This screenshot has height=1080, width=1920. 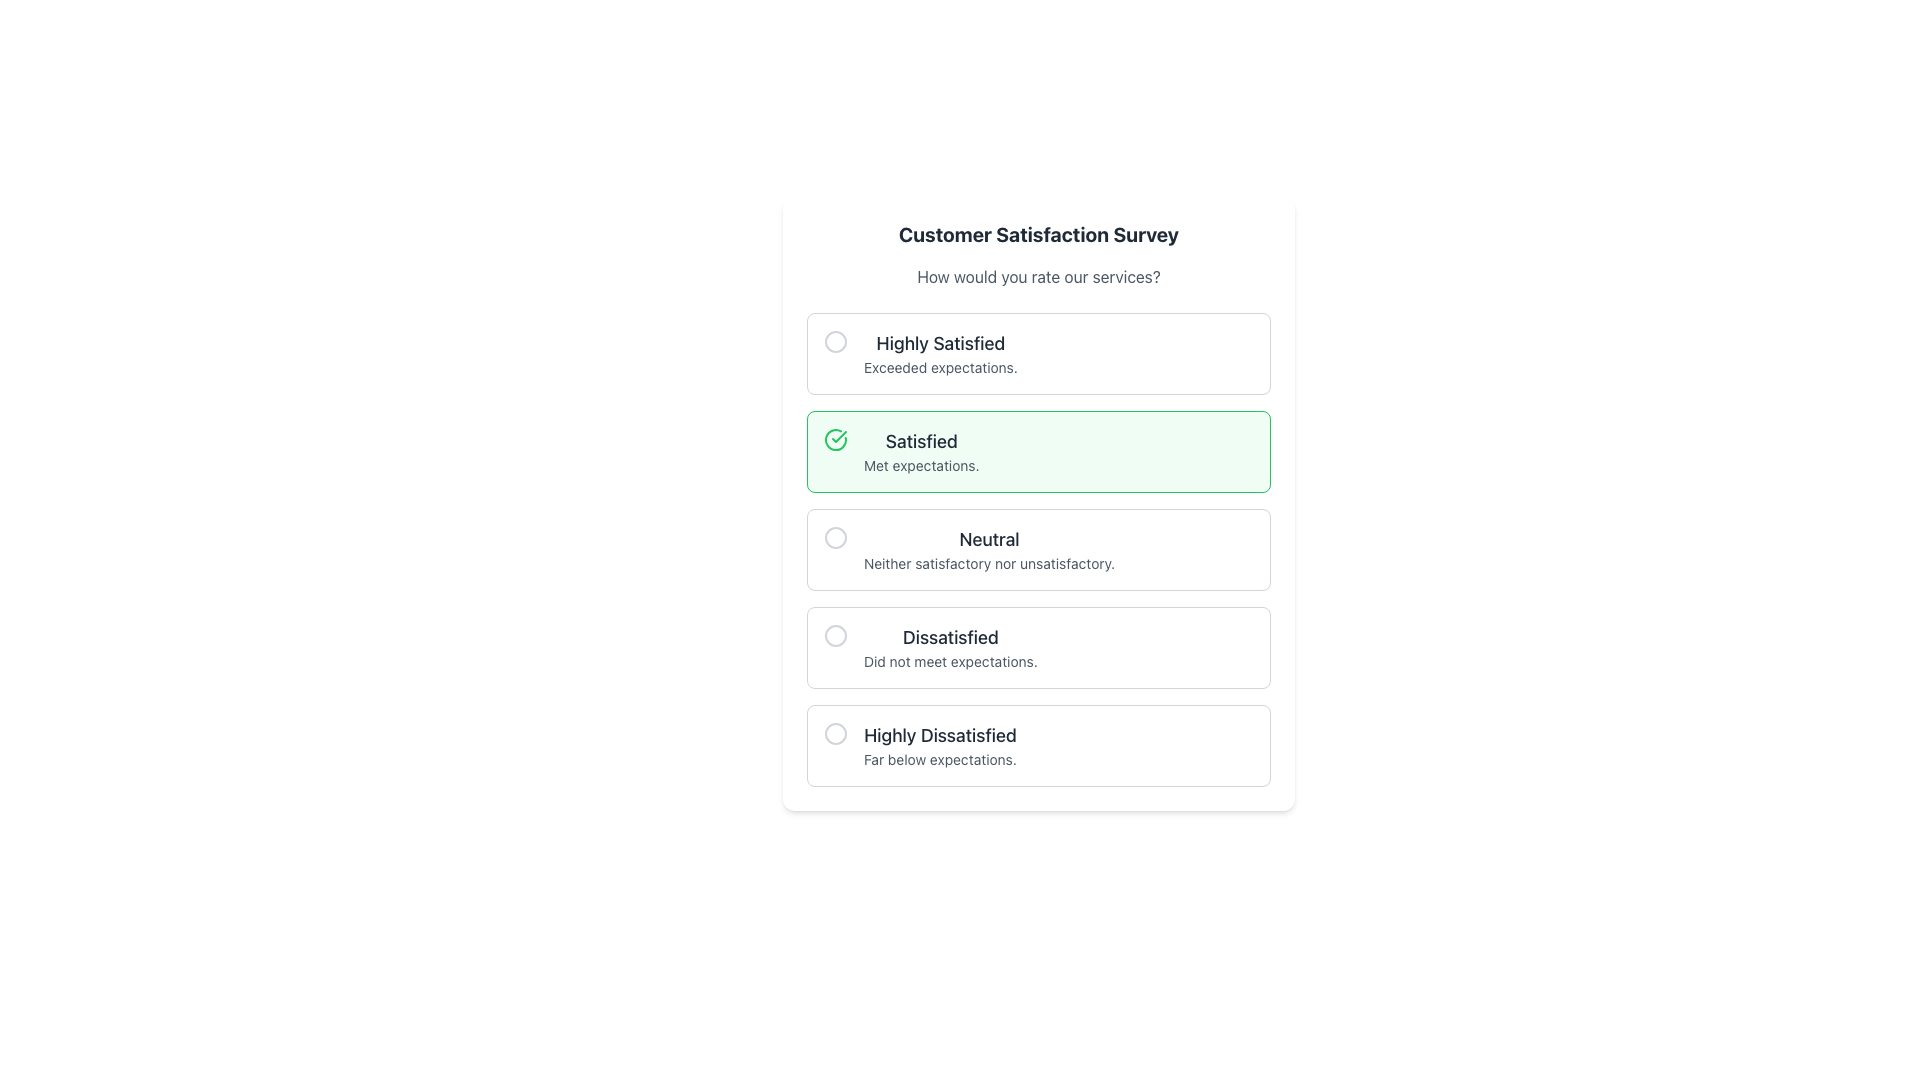 What do you see at coordinates (920, 466) in the screenshot?
I see `descriptive text located directly below the 'Satisfied' option in the survey, which is highlighted in green and is part of the second option in a vertical list of responses` at bounding box center [920, 466].